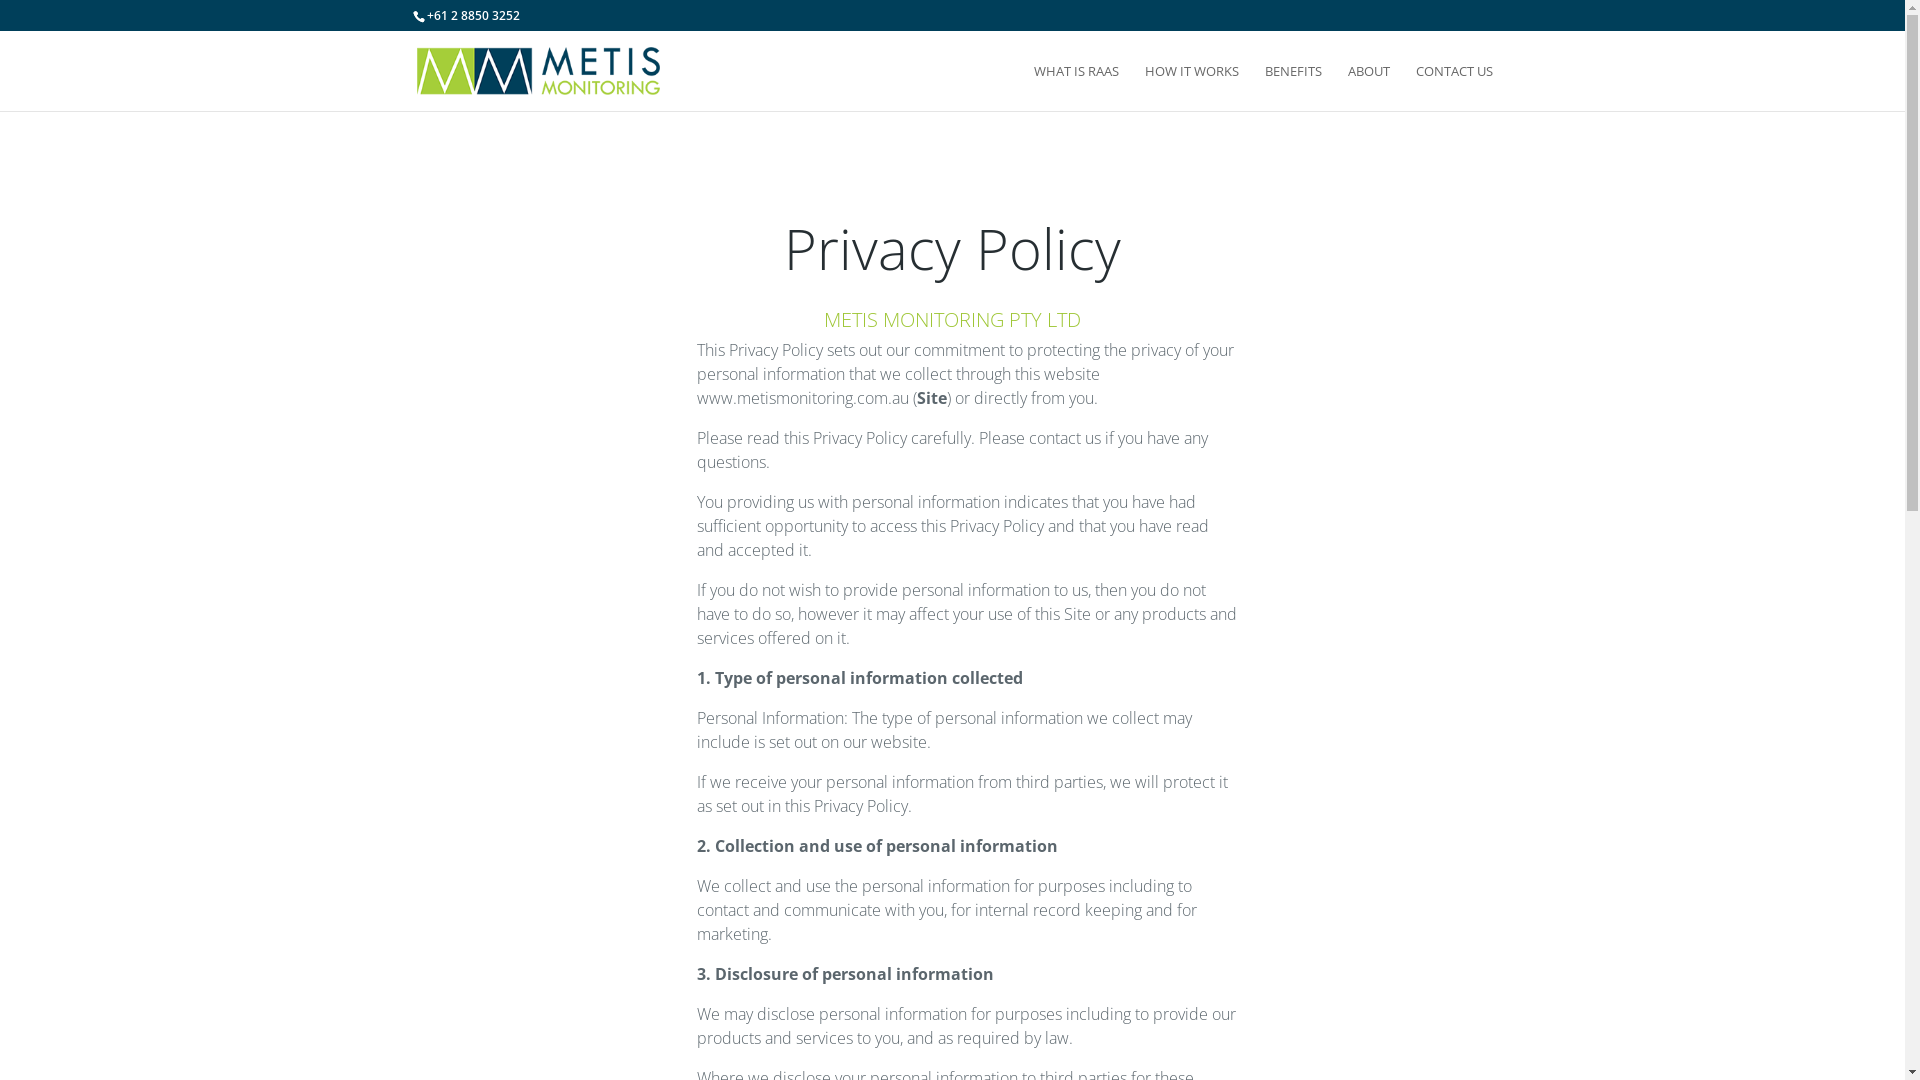  Describe the element at coordinates (1454, 86) in the screenshot. I see `'CONTACT US'` at that location.